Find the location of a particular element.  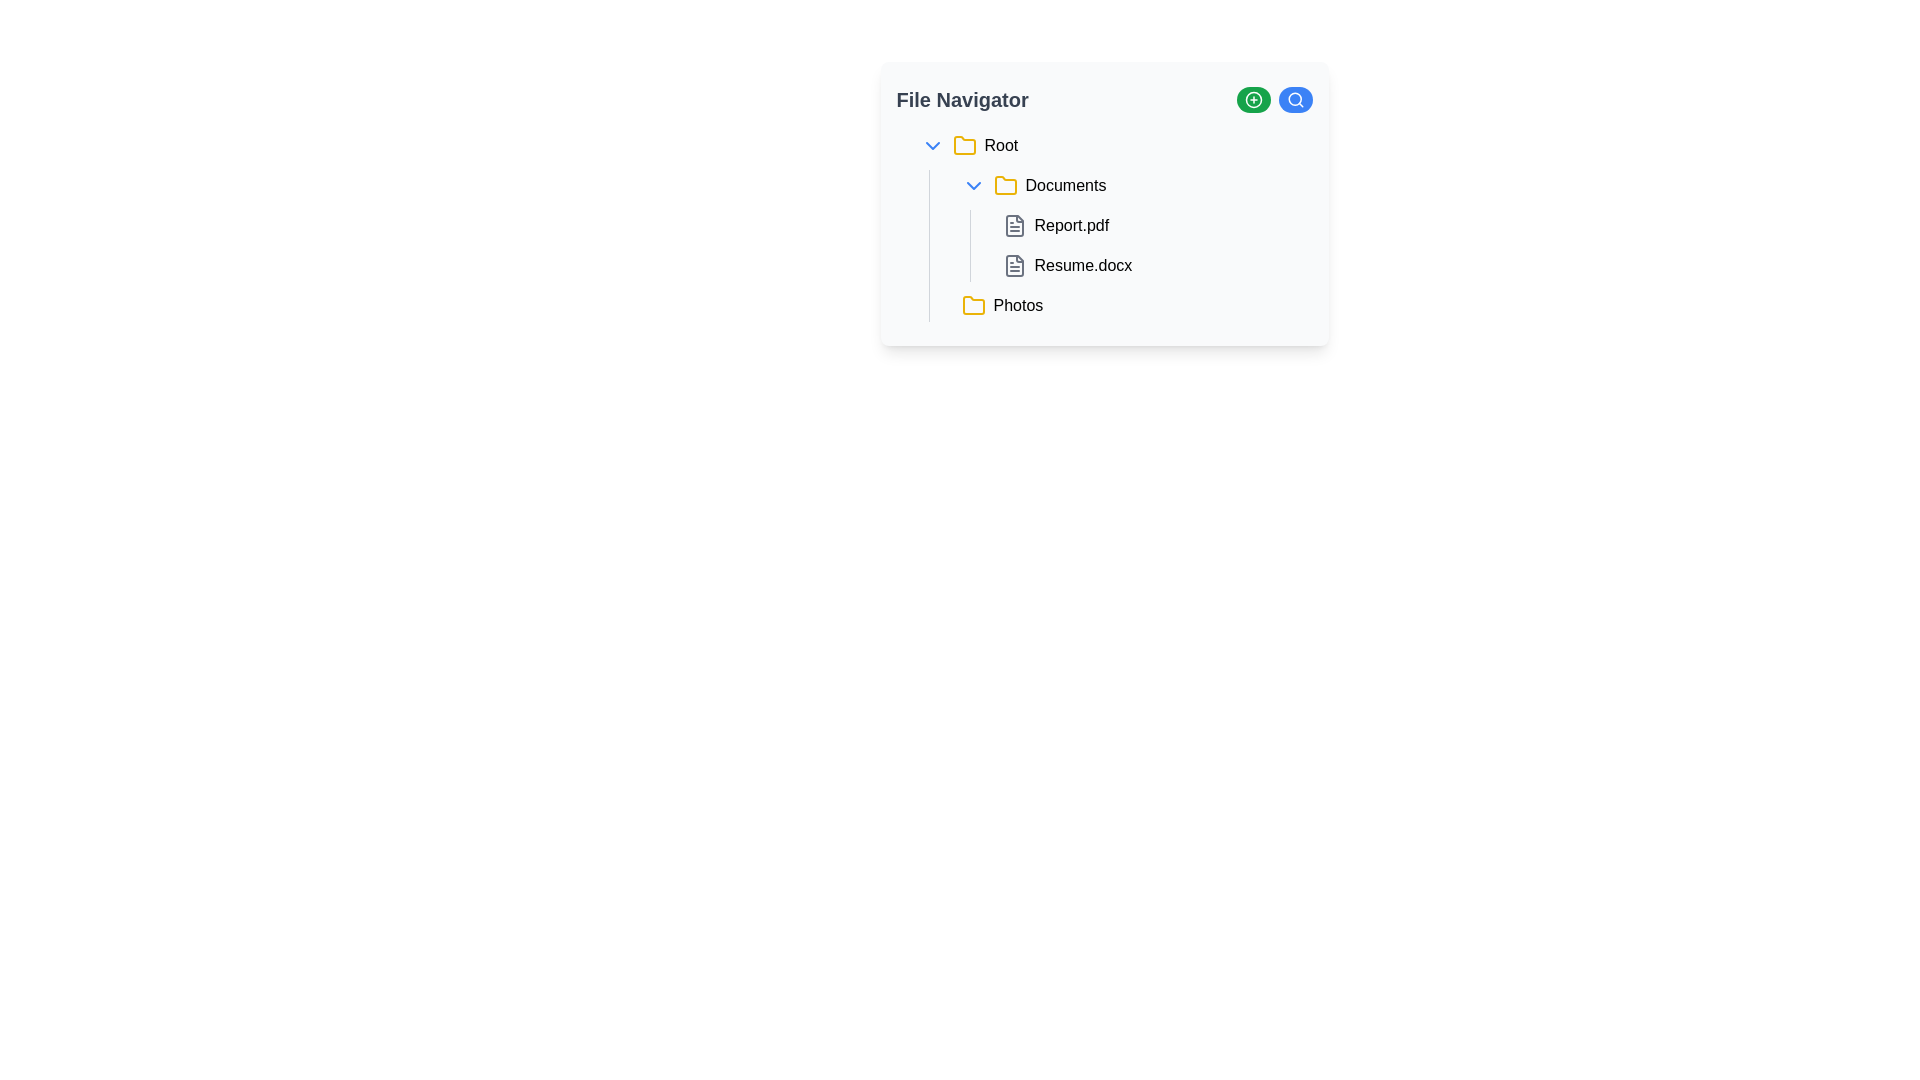

the title Text Label for the file navigator interface, which is positioned at the upper section above the file tree structure is located at coordinates (962, 100).